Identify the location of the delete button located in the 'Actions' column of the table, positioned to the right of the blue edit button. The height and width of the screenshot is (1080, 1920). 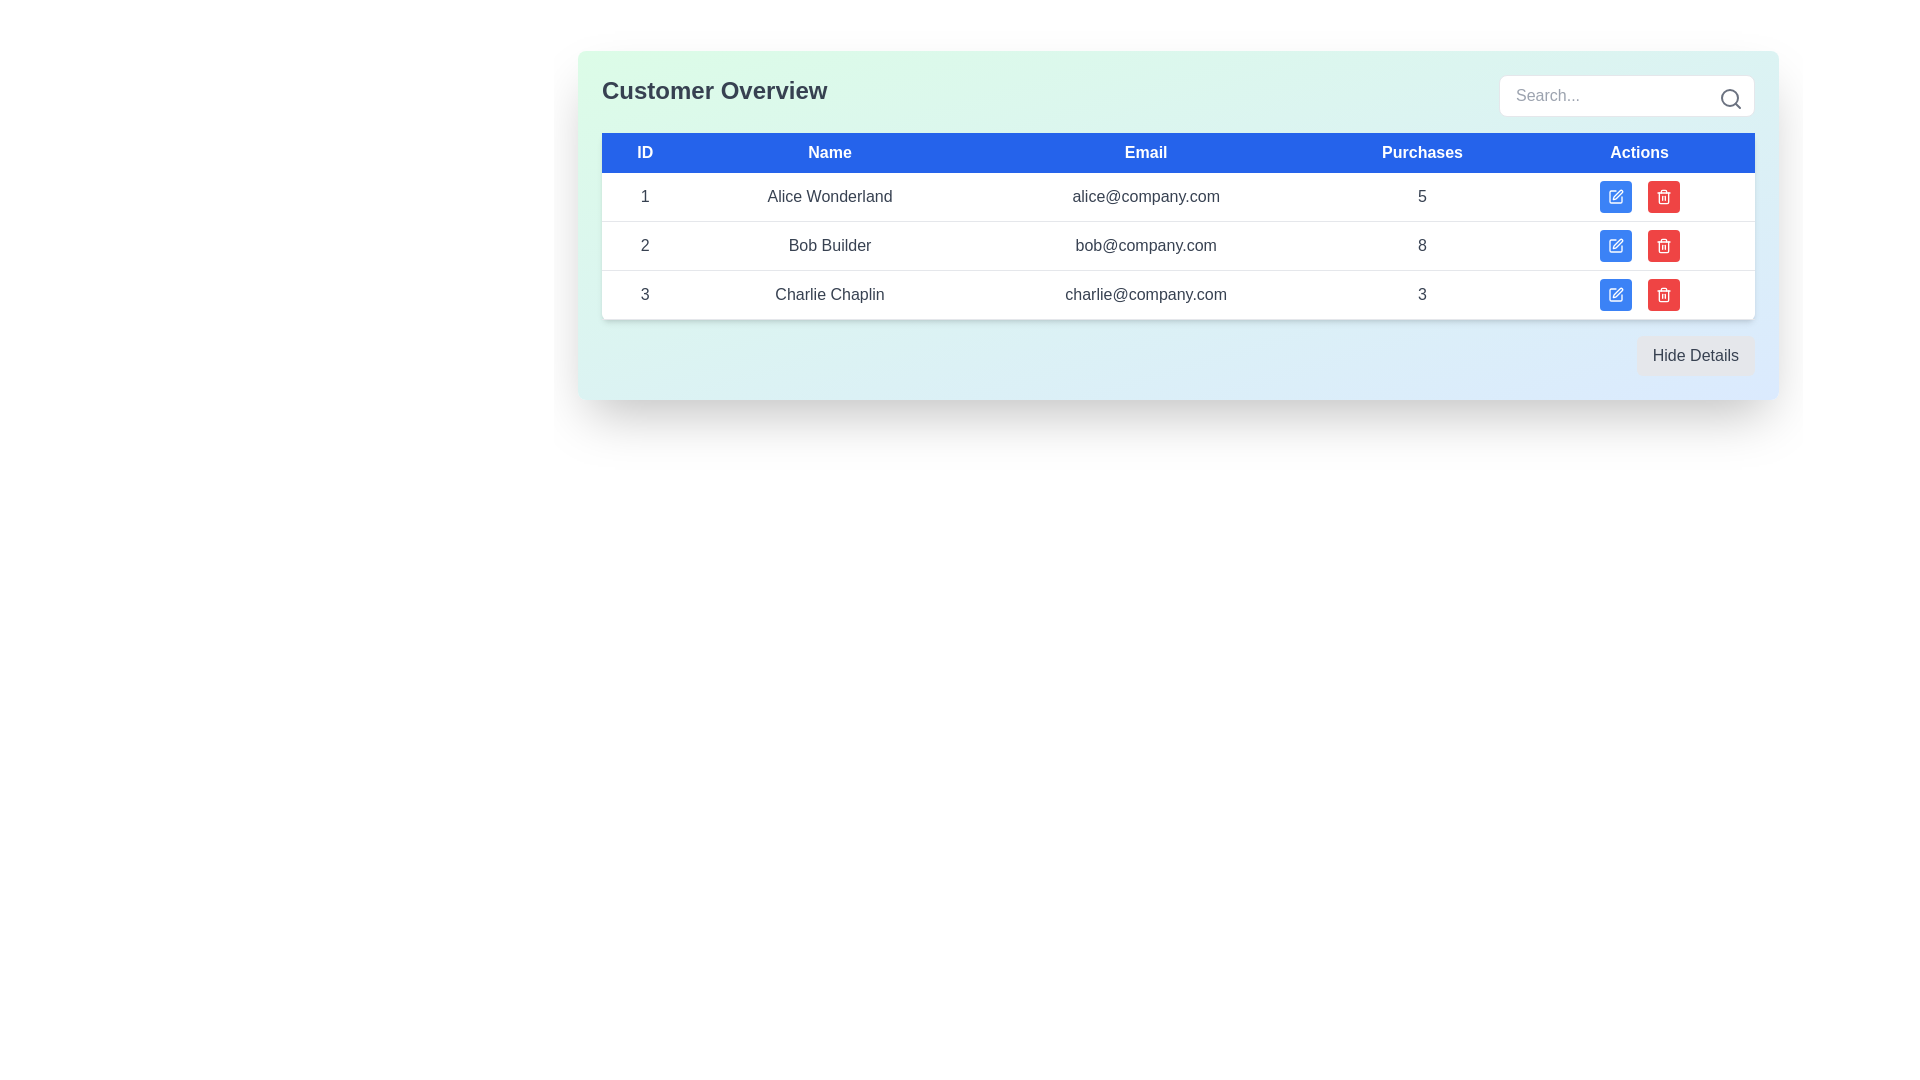
(1663, 245).